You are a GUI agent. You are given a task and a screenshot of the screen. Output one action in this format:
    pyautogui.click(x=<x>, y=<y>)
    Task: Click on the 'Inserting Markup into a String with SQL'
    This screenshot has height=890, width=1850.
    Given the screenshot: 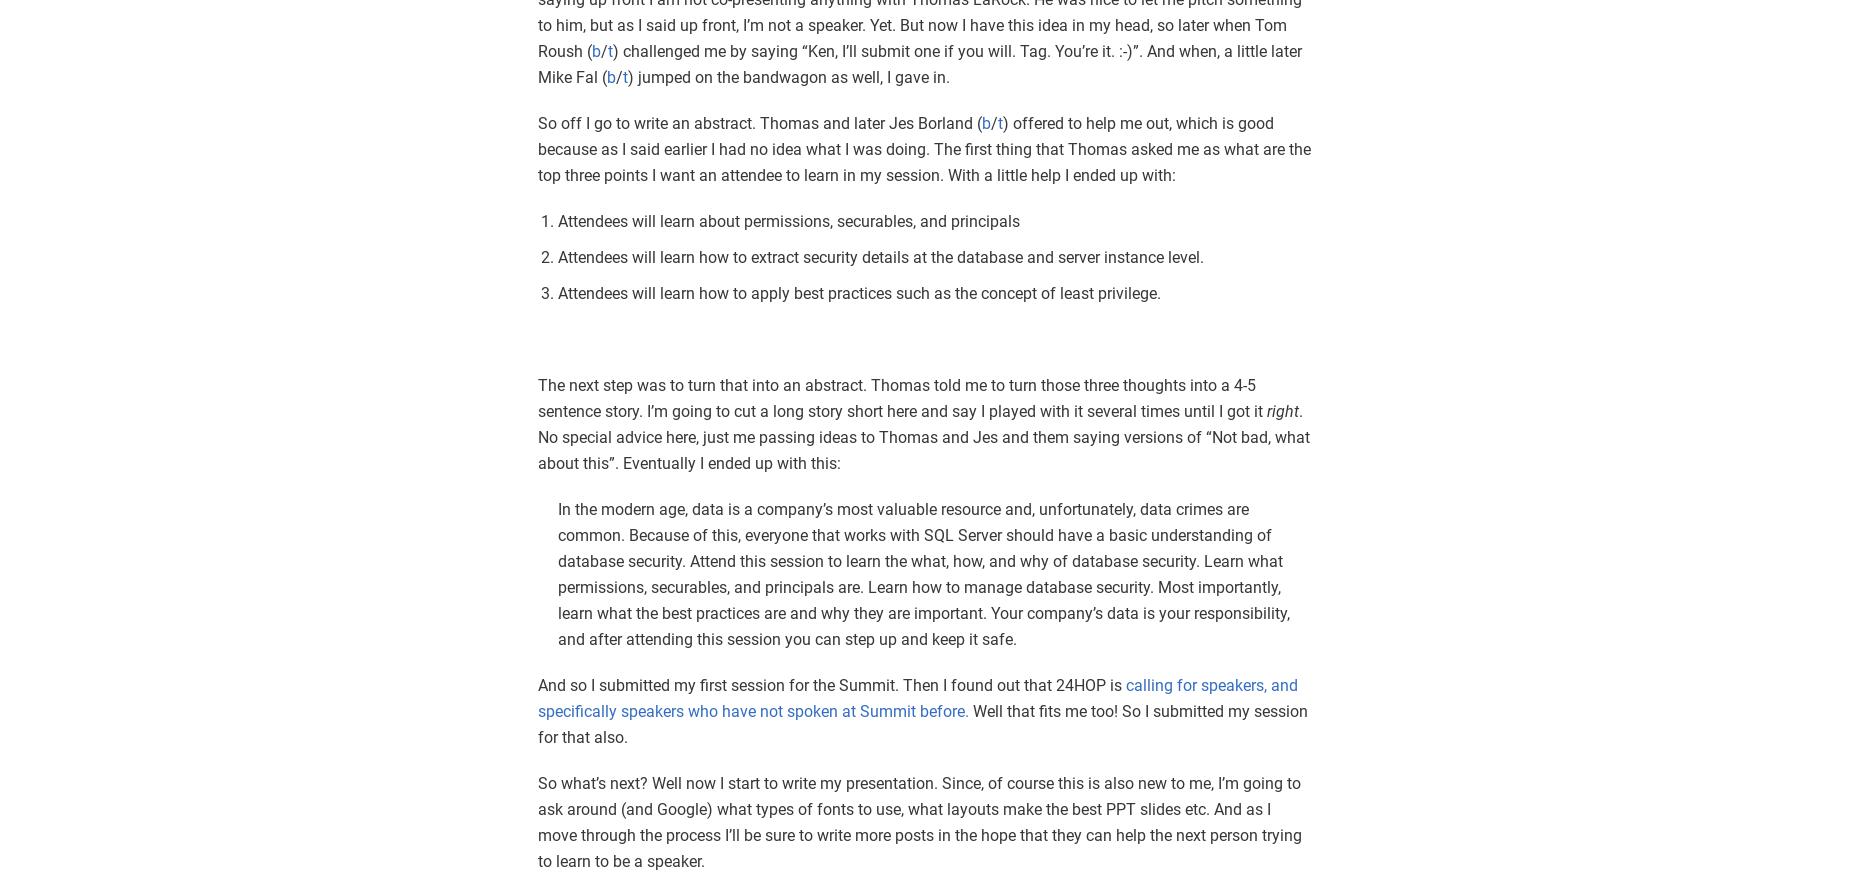 What is the action you would take?
    pyautogui.click(x=747, y=325)
    